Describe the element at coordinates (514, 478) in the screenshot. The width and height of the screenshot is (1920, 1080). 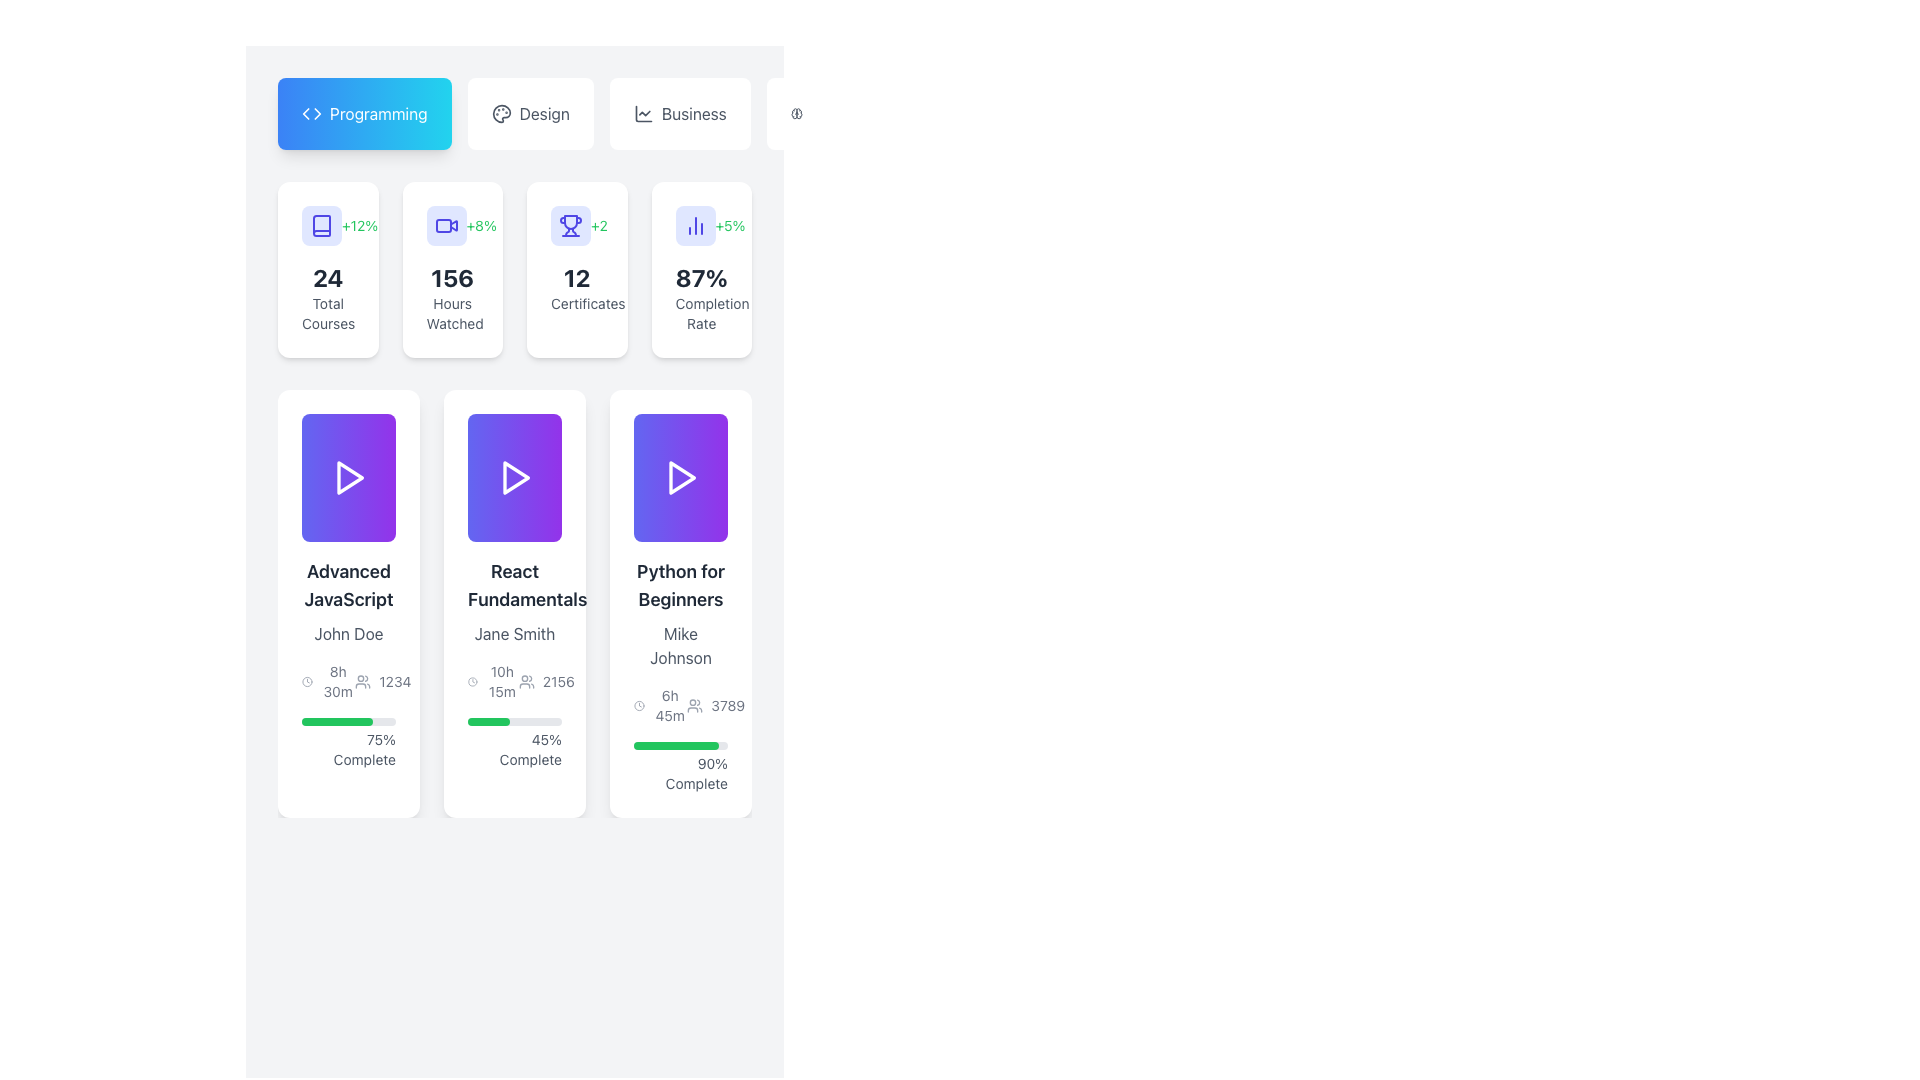
I see `the graphical play indicator icon button, which is a rectangular box with rounded corners and a white play icon centered on it, located within the 'React Fundamentals' card` at that location.